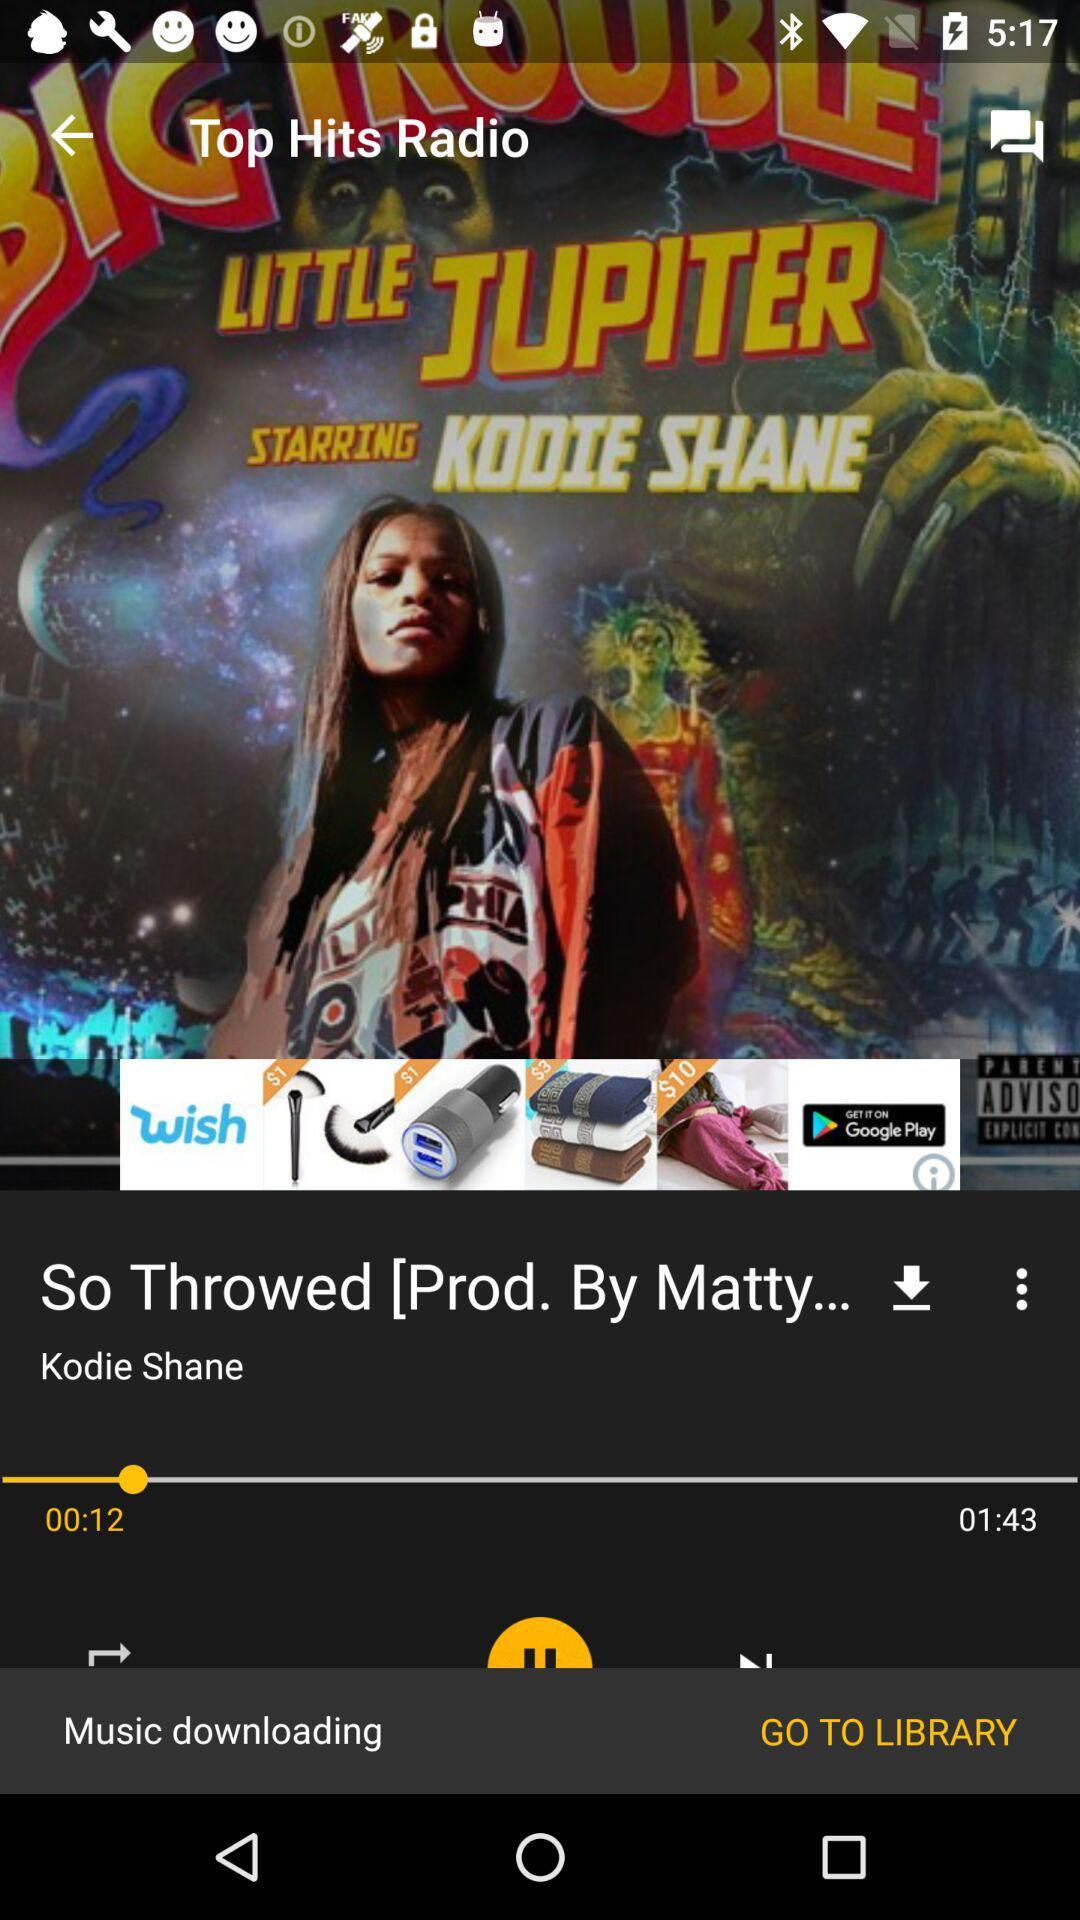 This screenshot has height=1920, width=1080. I want to click on the skip_next icon, so click(756, 1669).